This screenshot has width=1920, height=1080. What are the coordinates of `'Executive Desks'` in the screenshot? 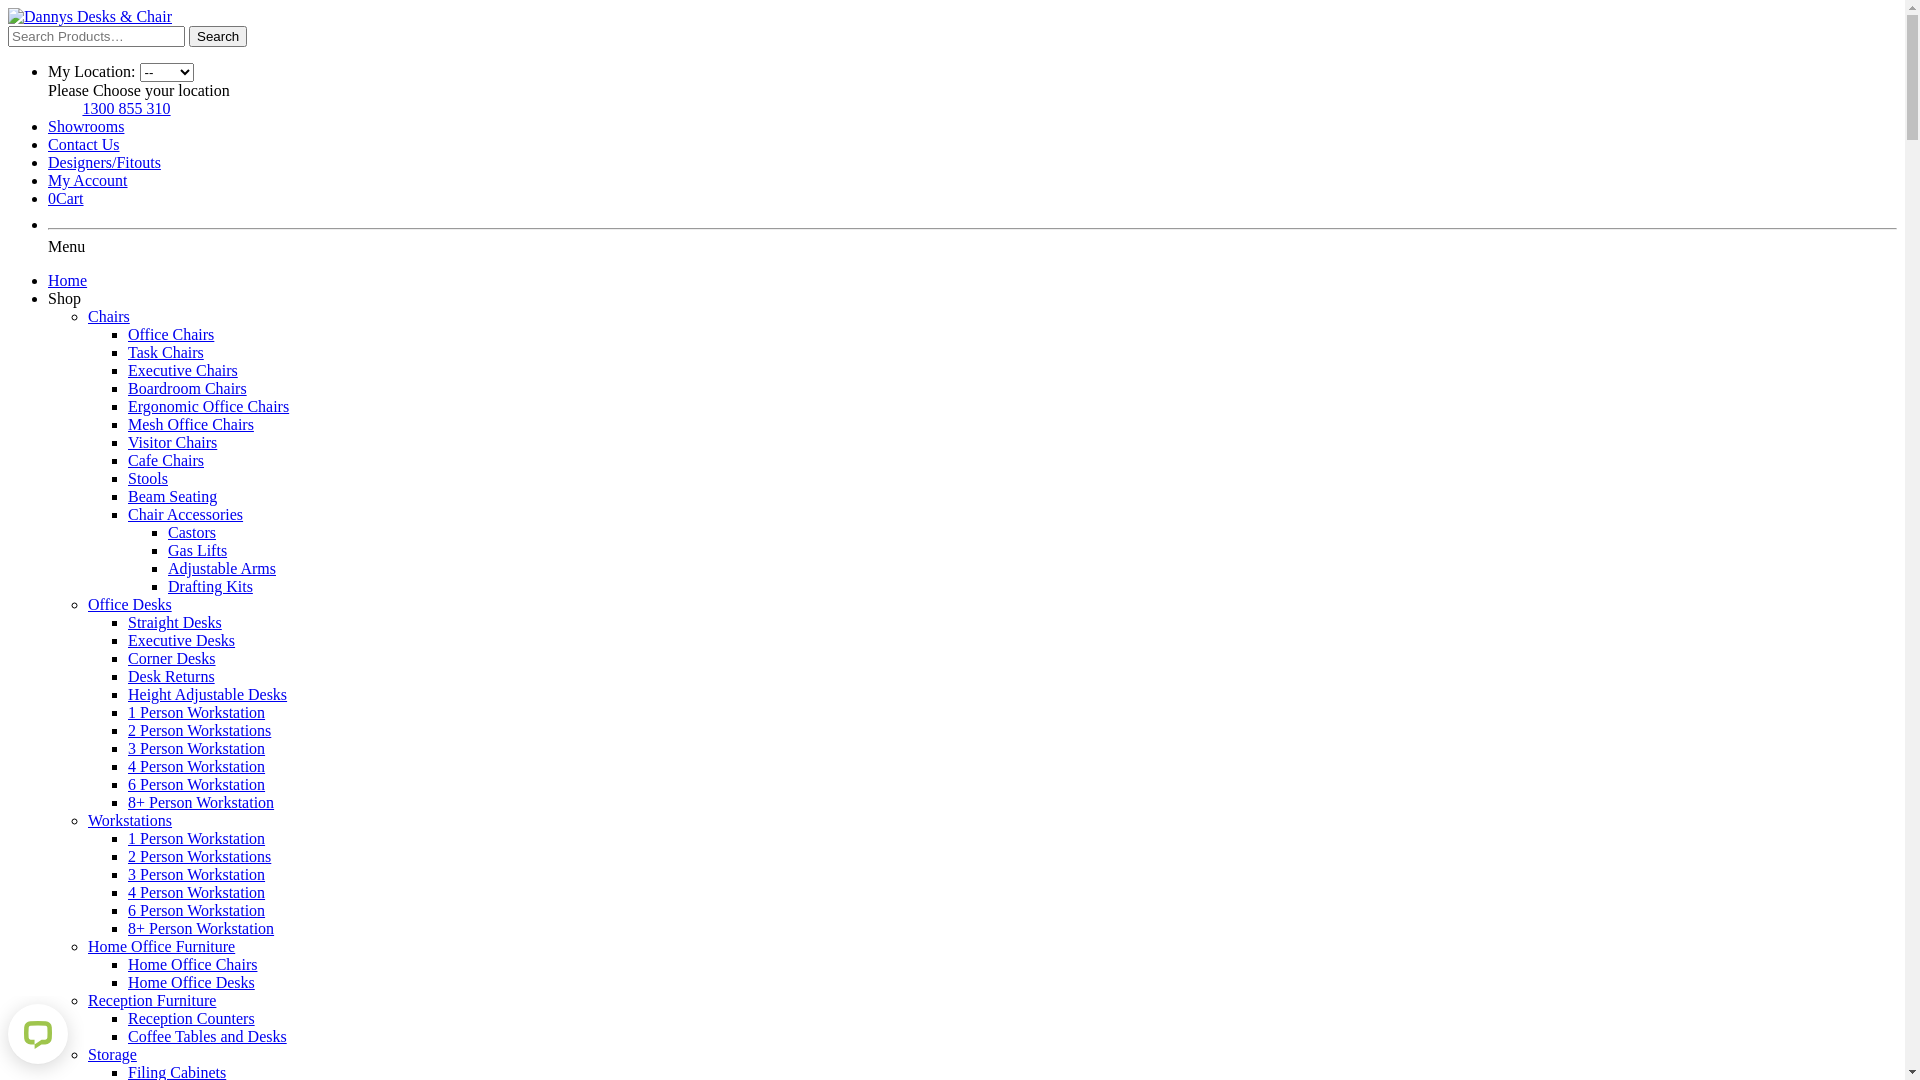 It's located at (181, 640).